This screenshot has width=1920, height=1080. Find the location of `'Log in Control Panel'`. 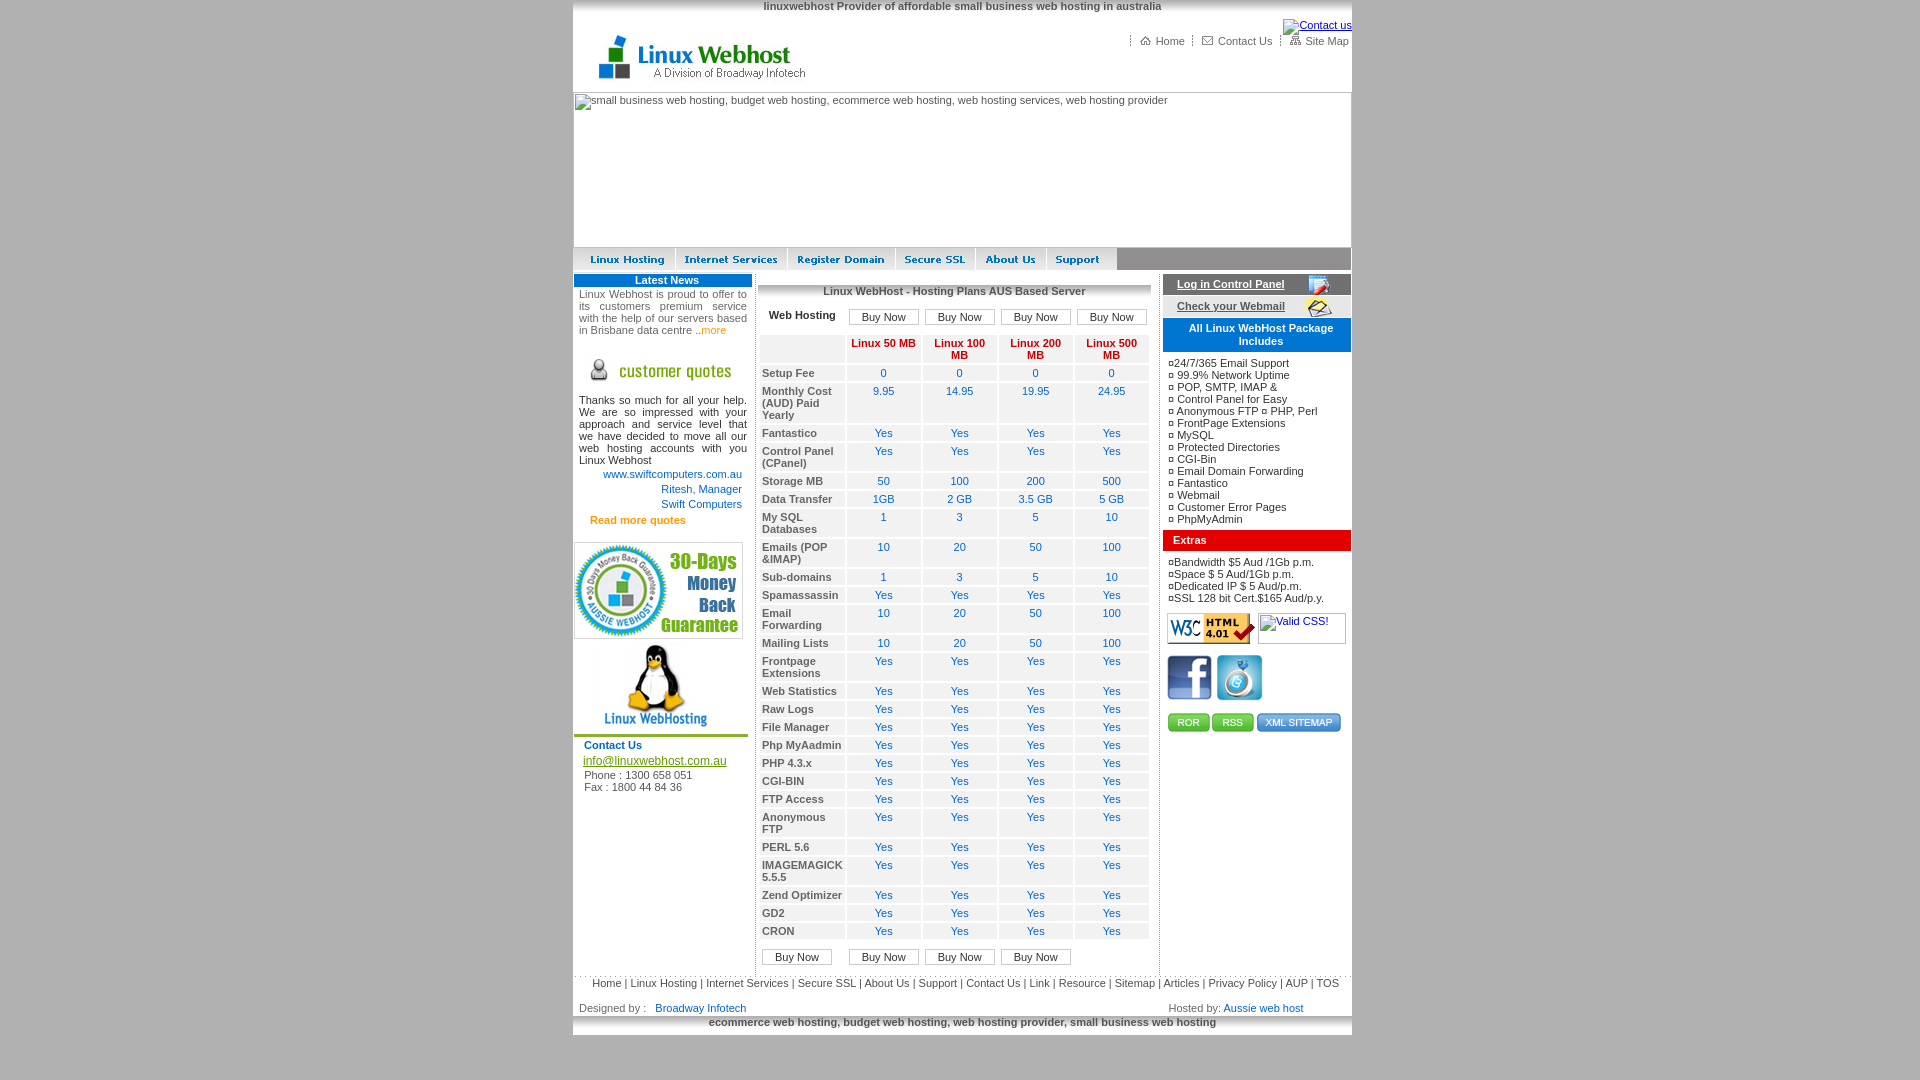

'Log in Control Panel' is located at coordinates (1166, 284).